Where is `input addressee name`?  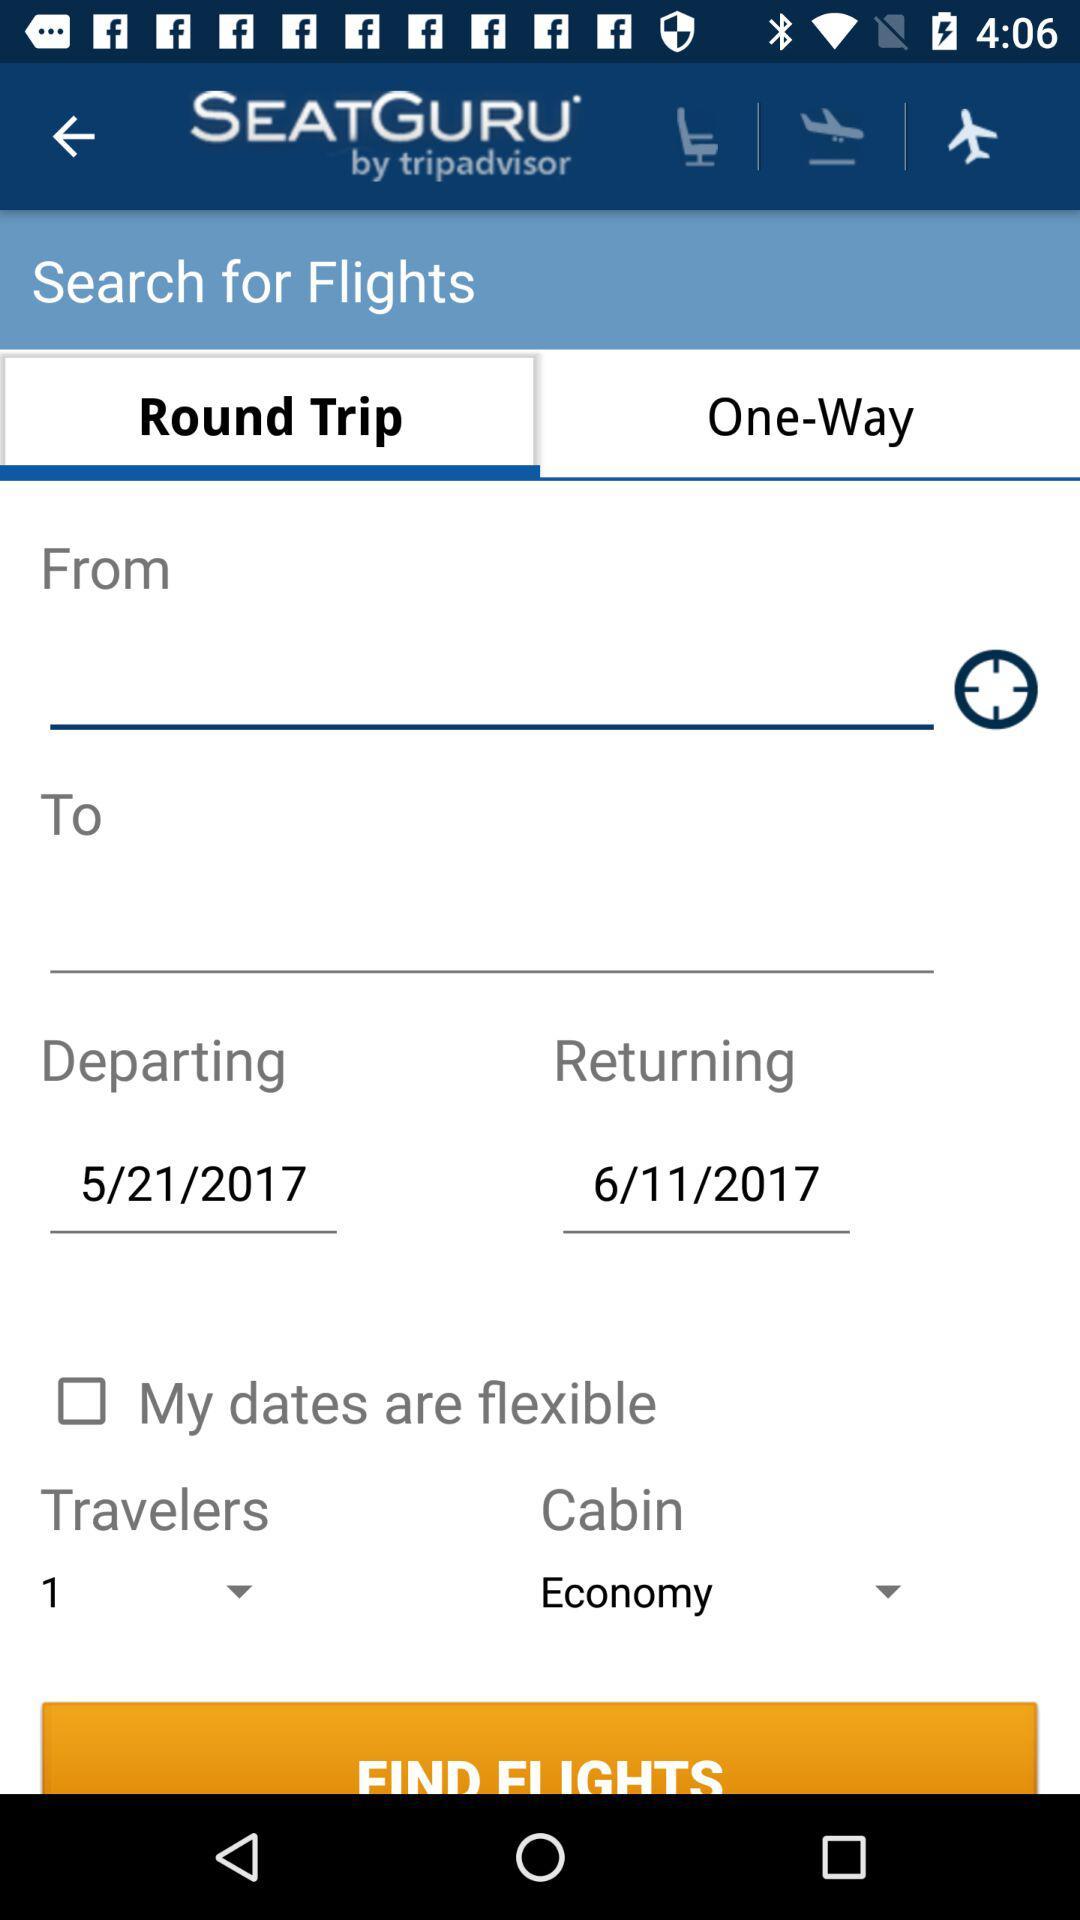
input addressee name is located at coordinates (492, 934).